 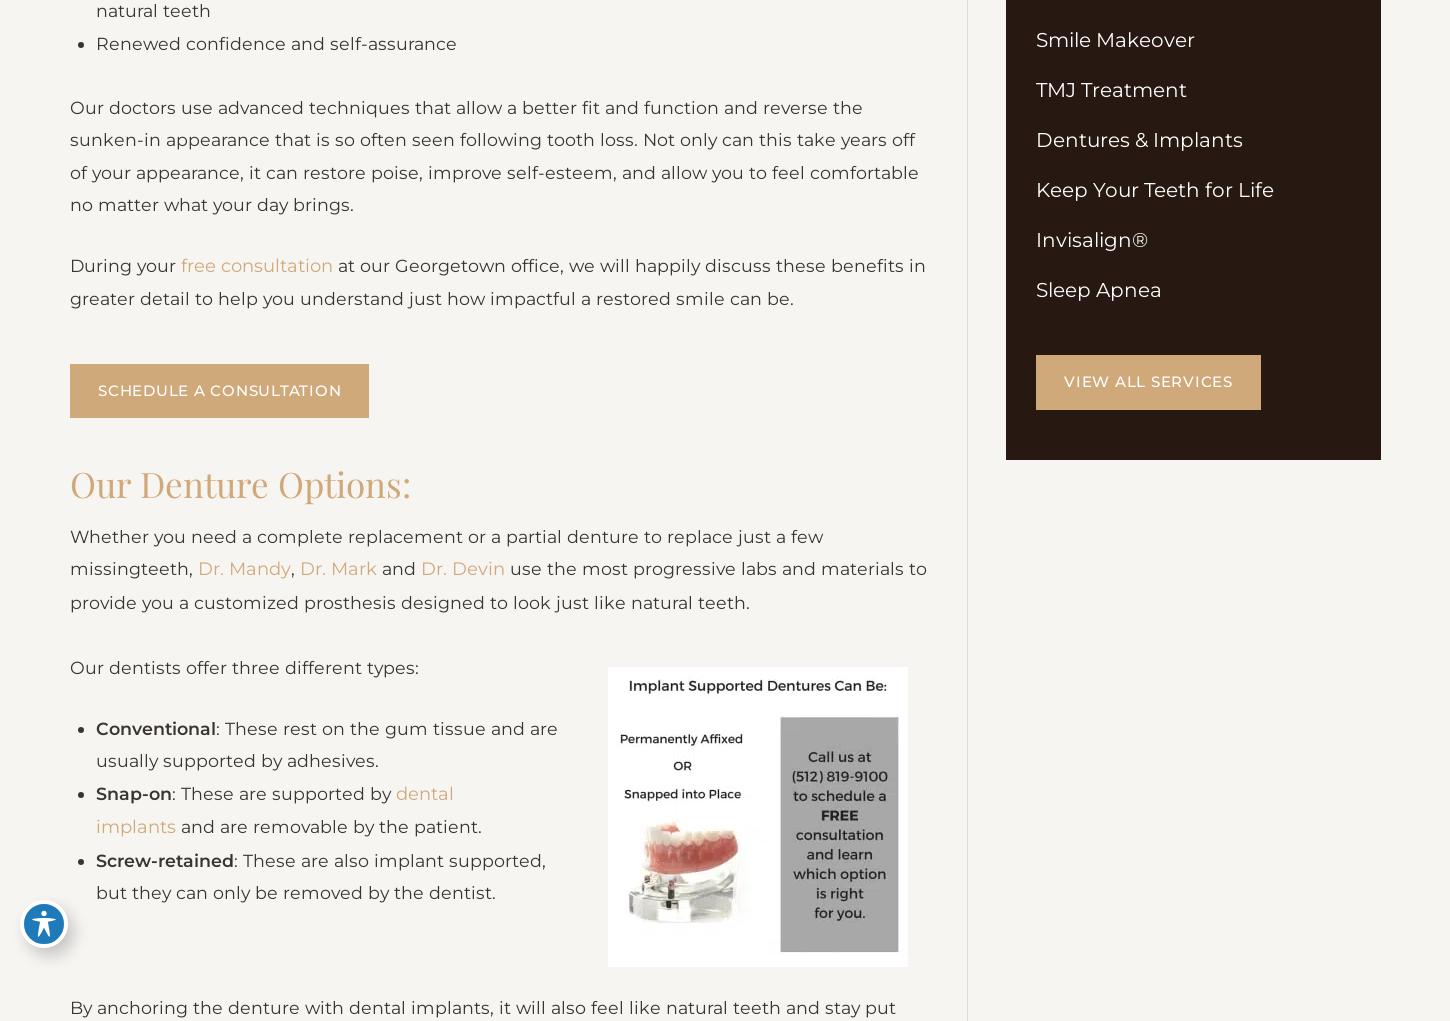 What do you see at coordinates (325, 907) in the screenshot?
I see `': These are also implant supported, but they can only be removed by the dentist.'` at bounding box center [325, 907].